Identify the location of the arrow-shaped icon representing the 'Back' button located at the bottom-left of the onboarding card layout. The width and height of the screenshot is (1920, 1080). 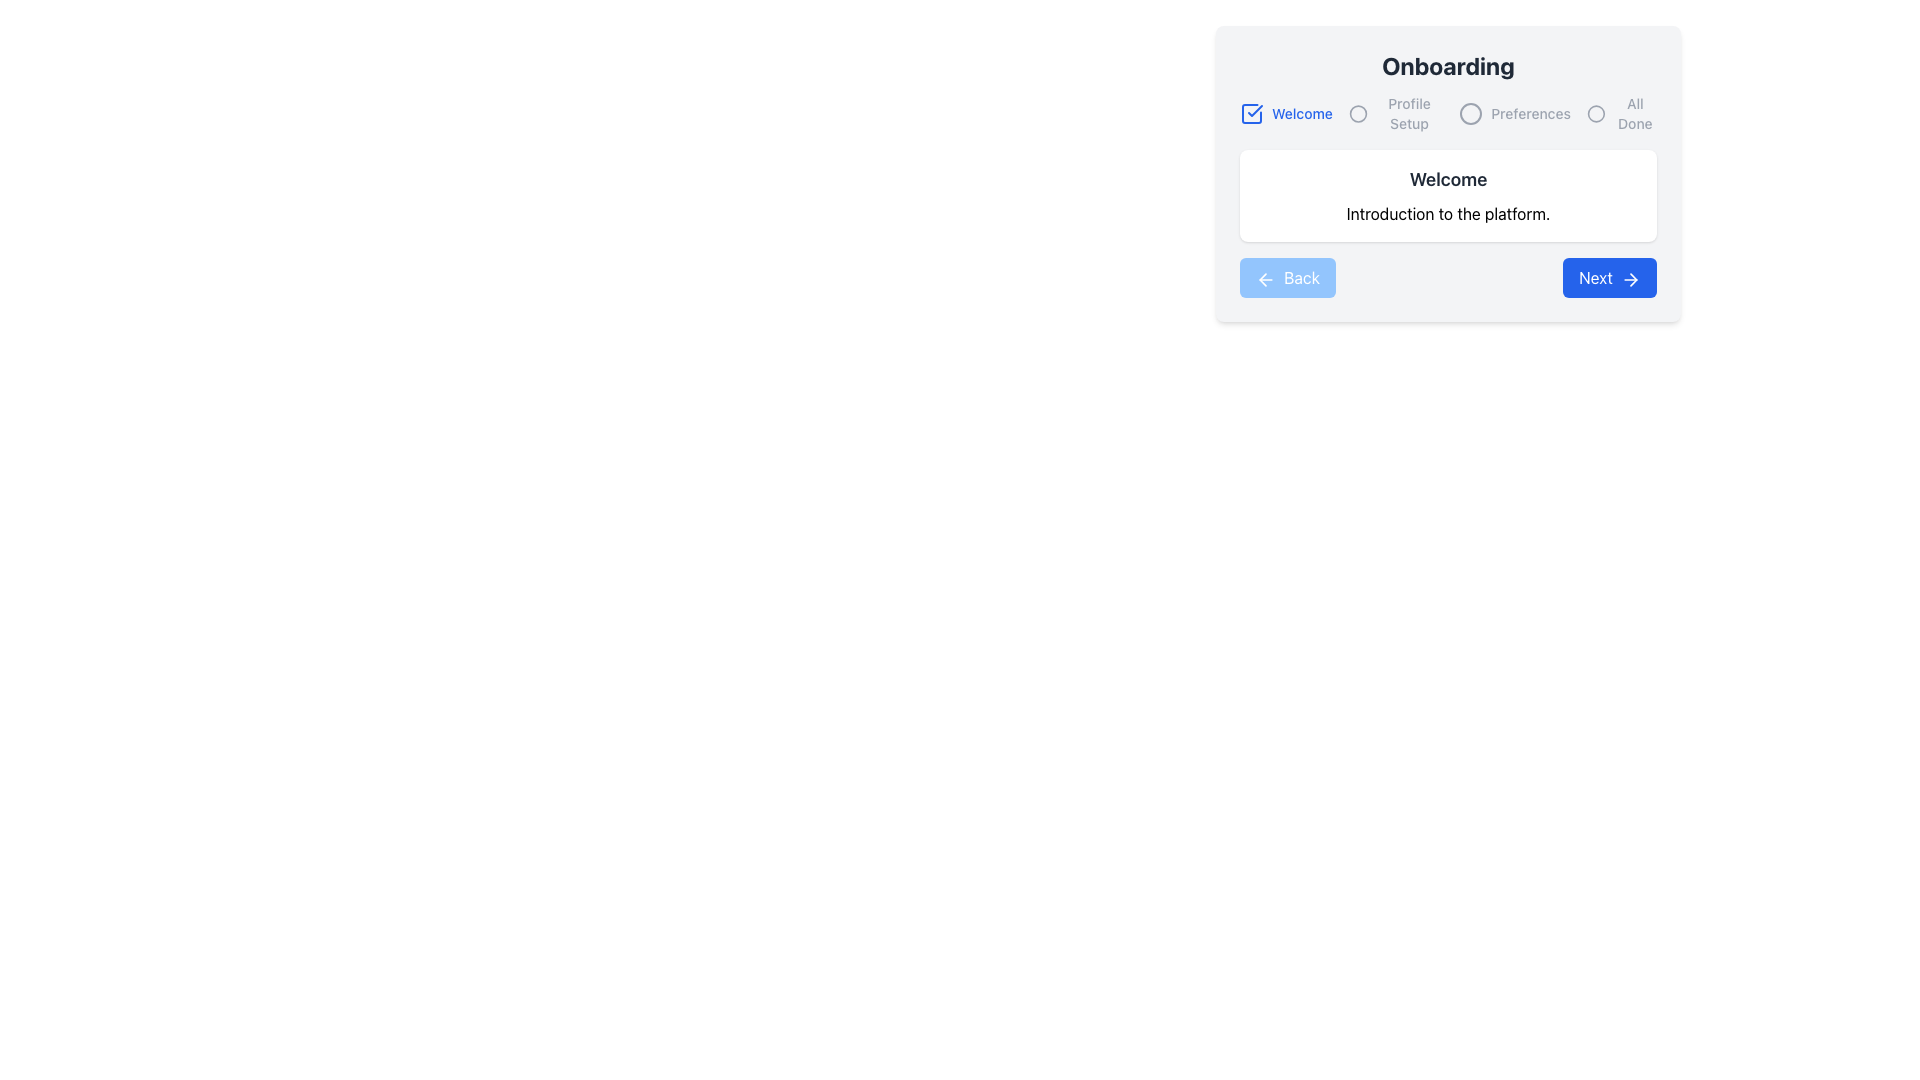
(1262, 279).